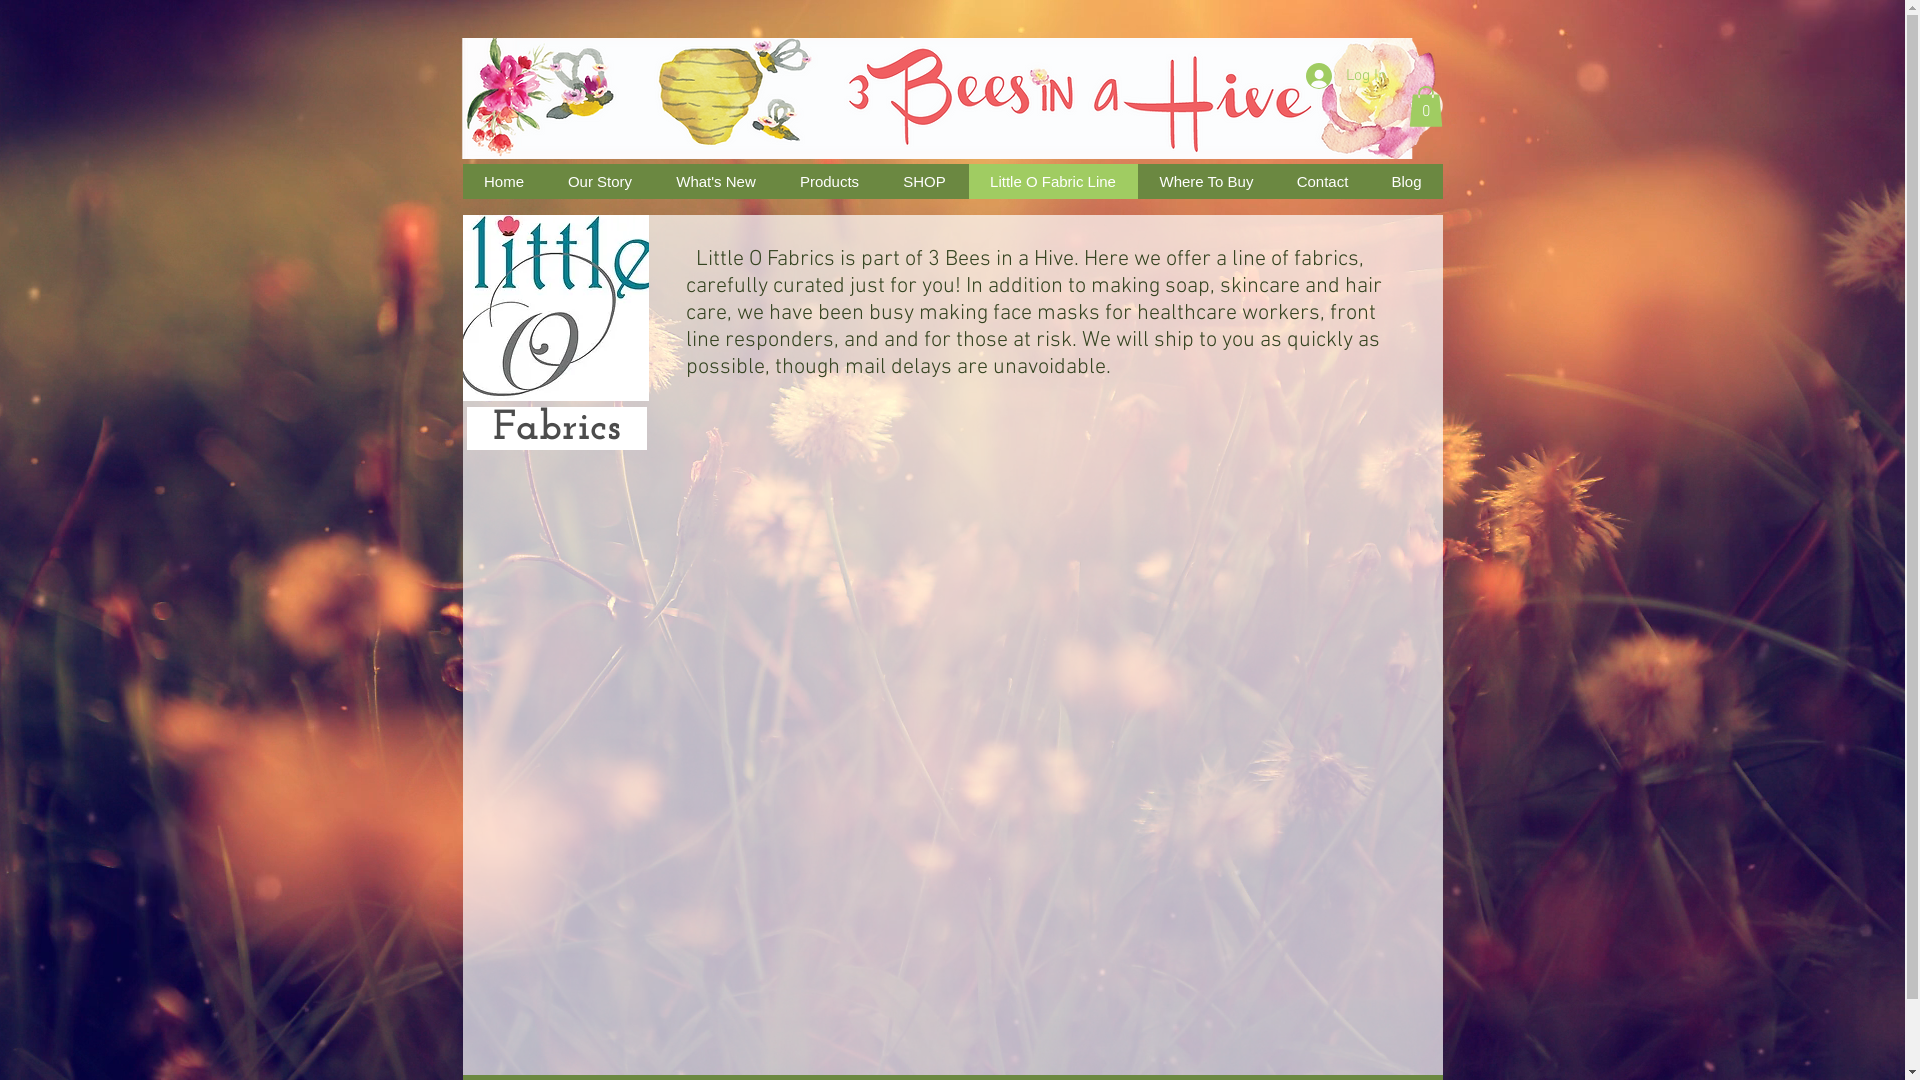  I want to click on 'Little O Fabric Line', so click(1051, 181).